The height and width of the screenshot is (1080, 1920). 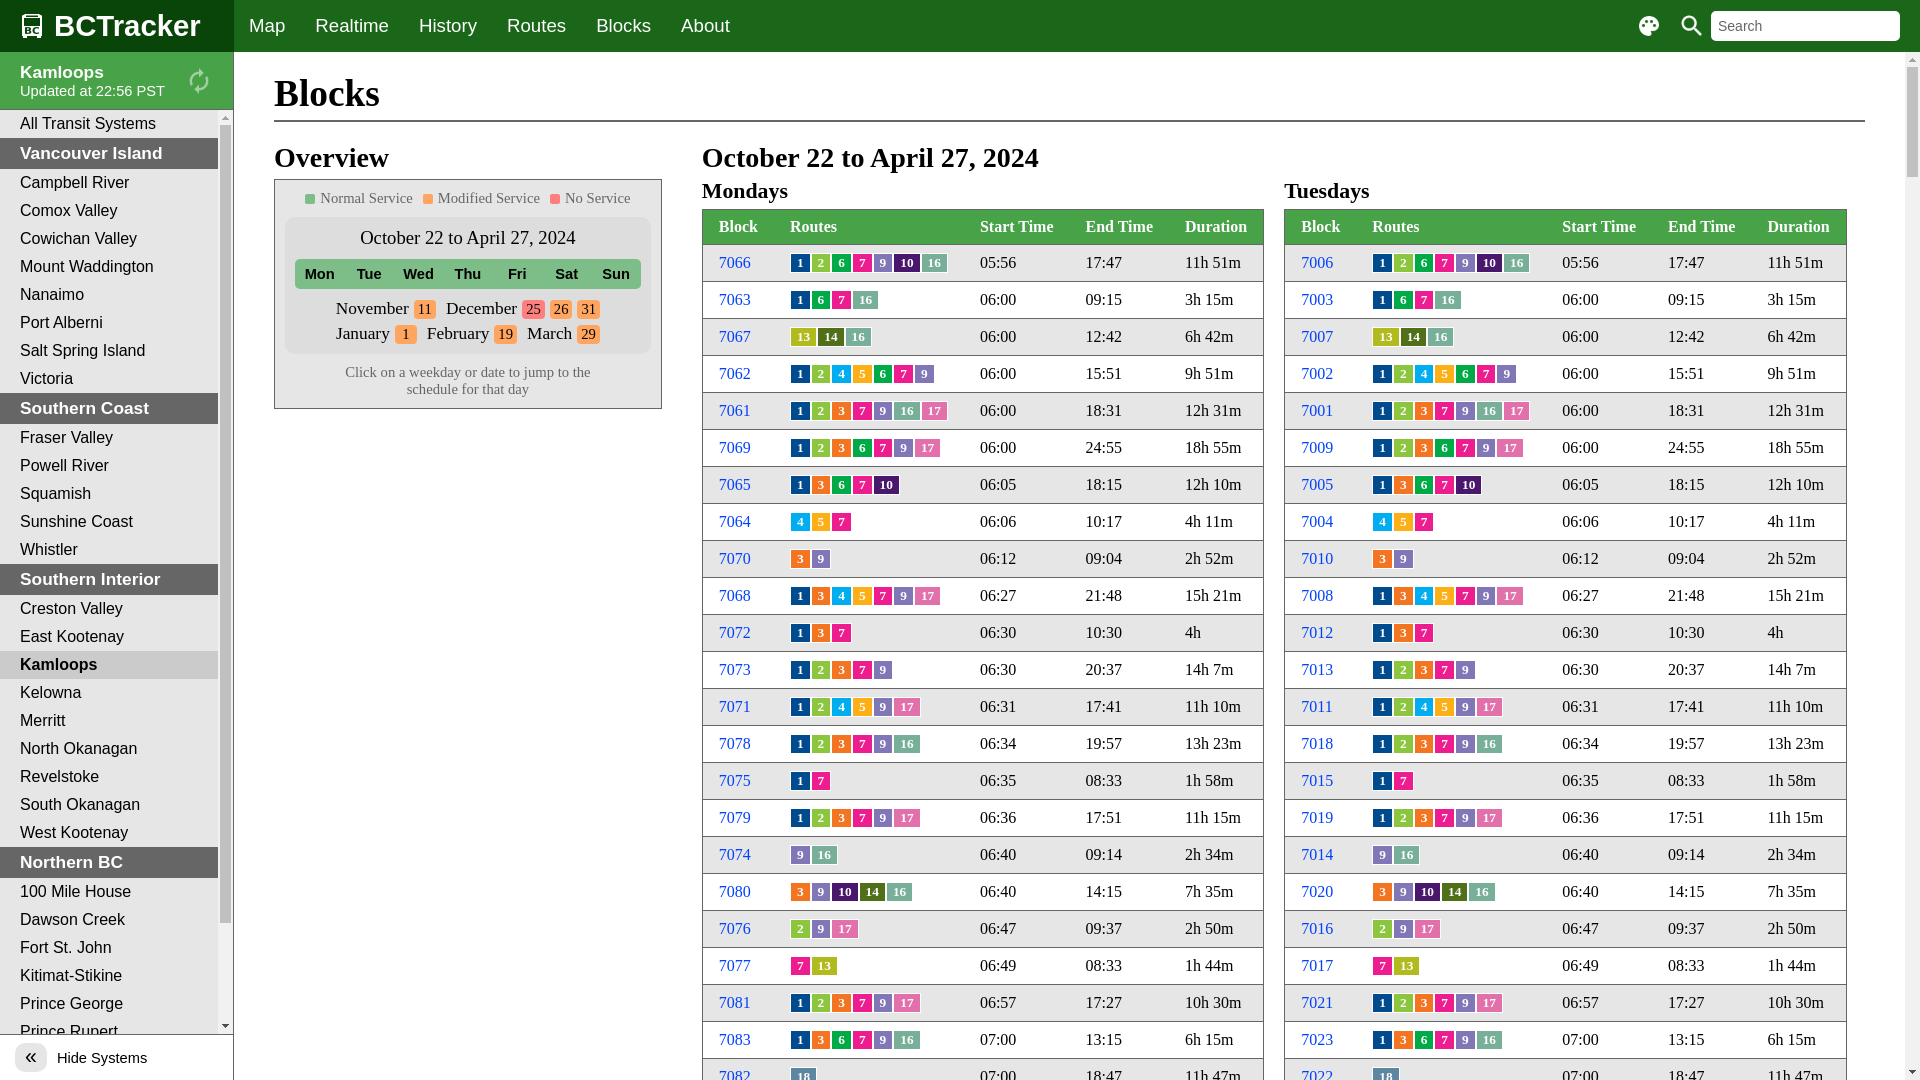 I want to click on '7005', so click(x=1316, y=484).